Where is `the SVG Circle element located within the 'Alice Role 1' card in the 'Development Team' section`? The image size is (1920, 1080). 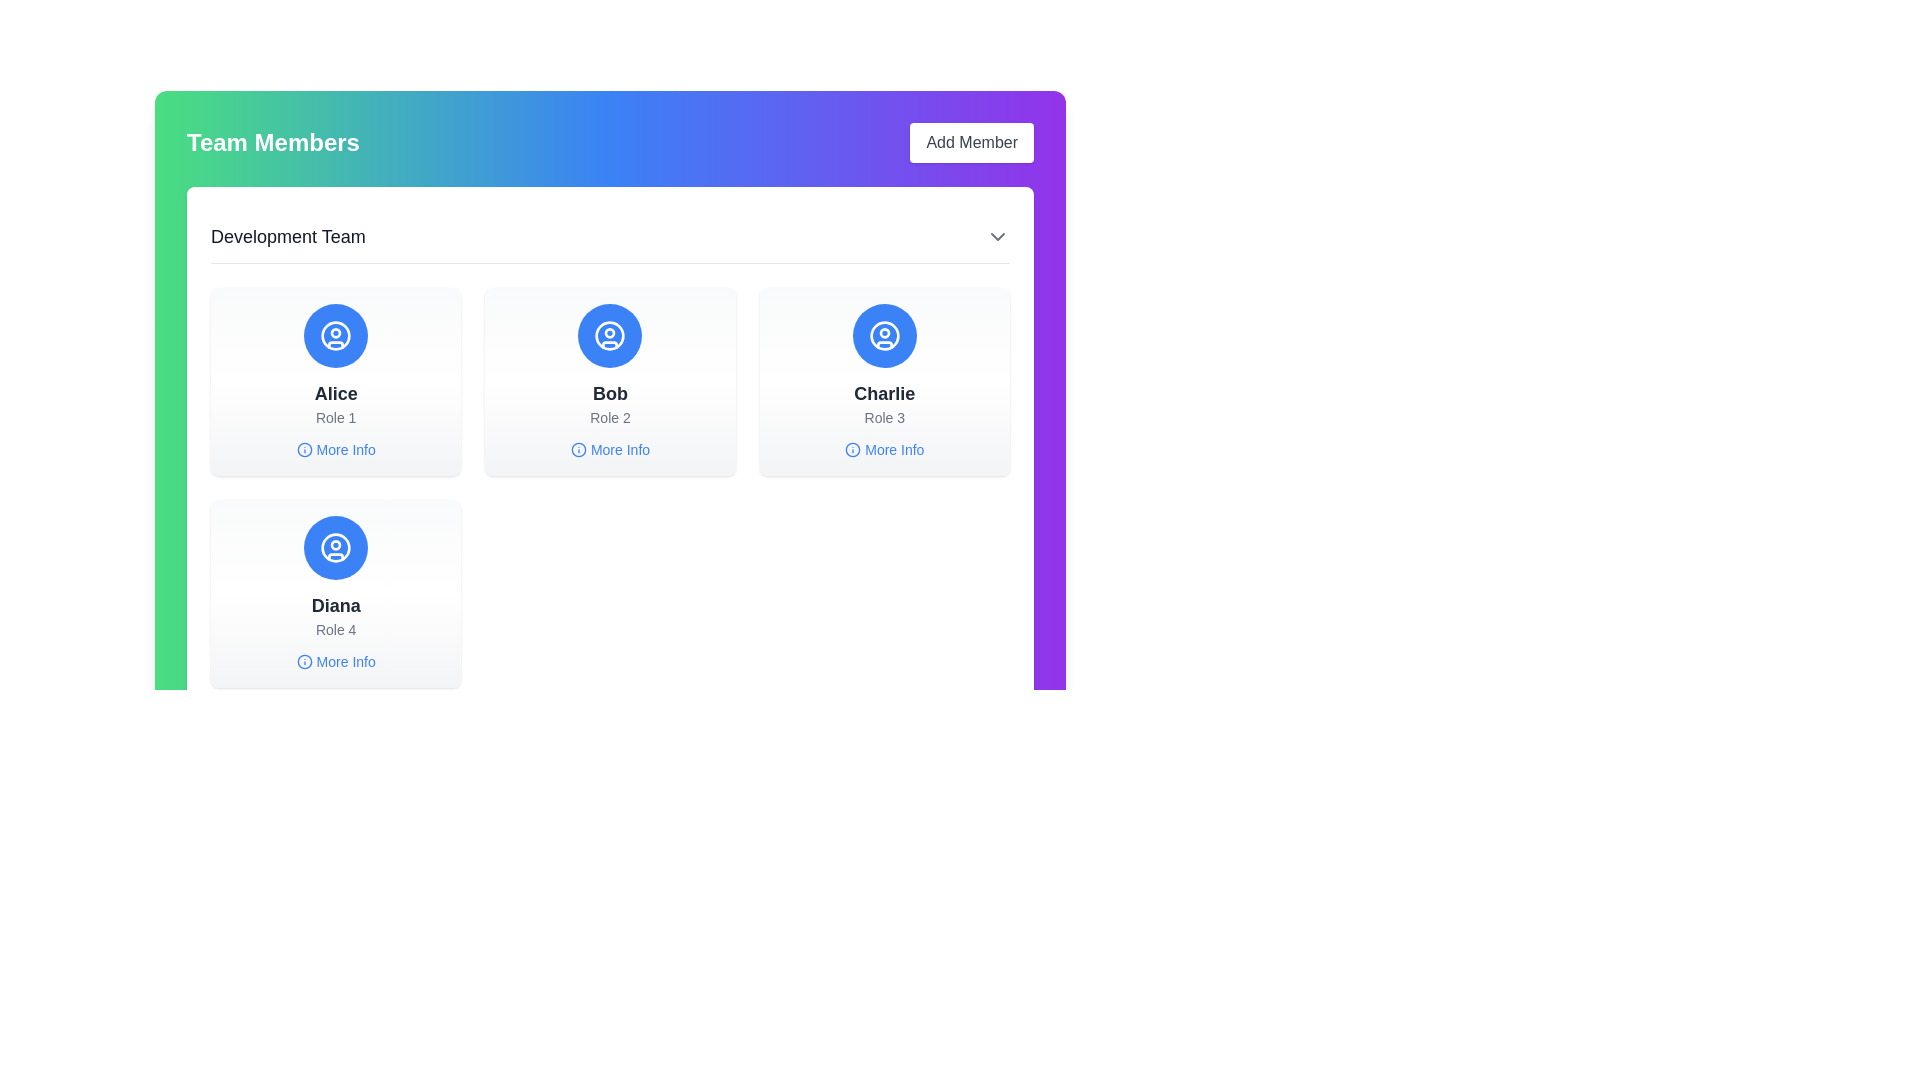
the SVG Circle element located within the 'Alice Role 1' card in the 'Development Team' section is located at coordinates (336, 334).